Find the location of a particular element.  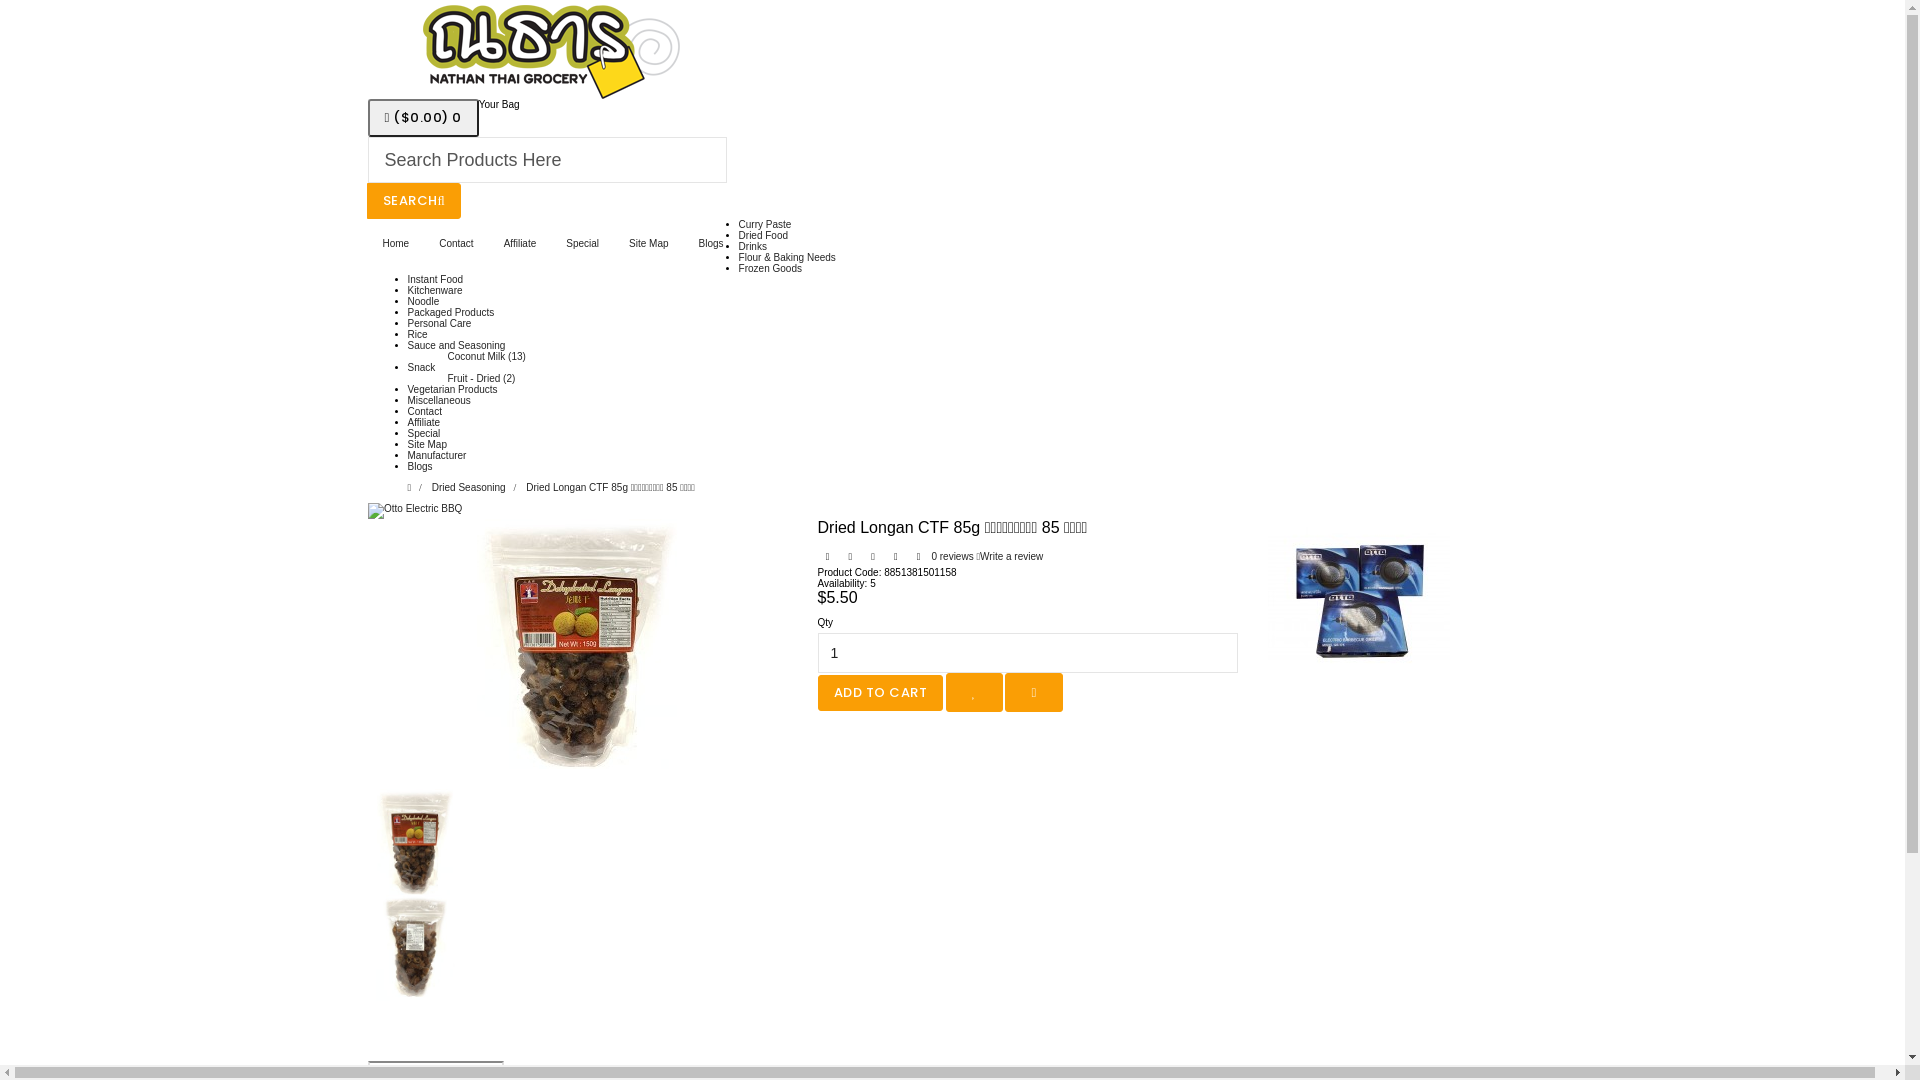

'Home' is located at coordinates (368, 242).